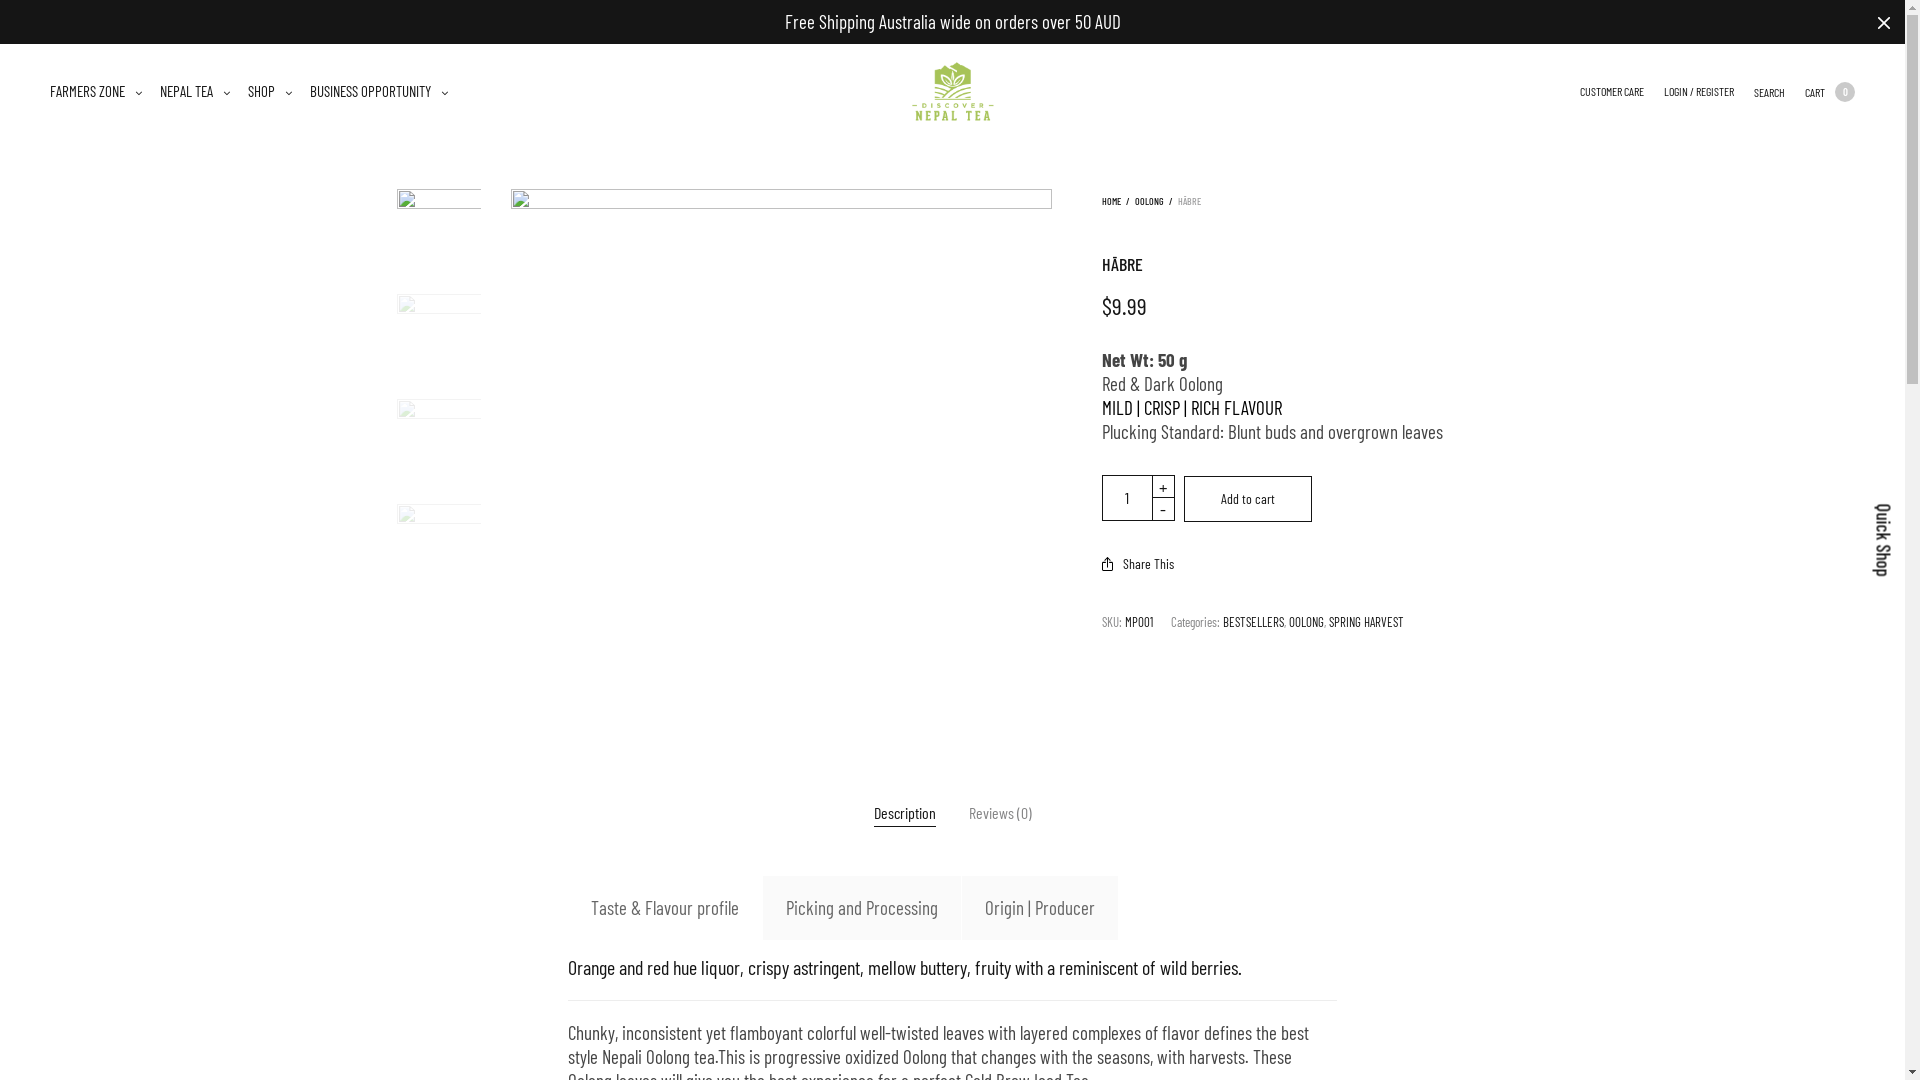  What do you see at coordinates (195, 91) in the screenshot?
I see `'NEPAL TEA'` at bounding box center [195, 91].